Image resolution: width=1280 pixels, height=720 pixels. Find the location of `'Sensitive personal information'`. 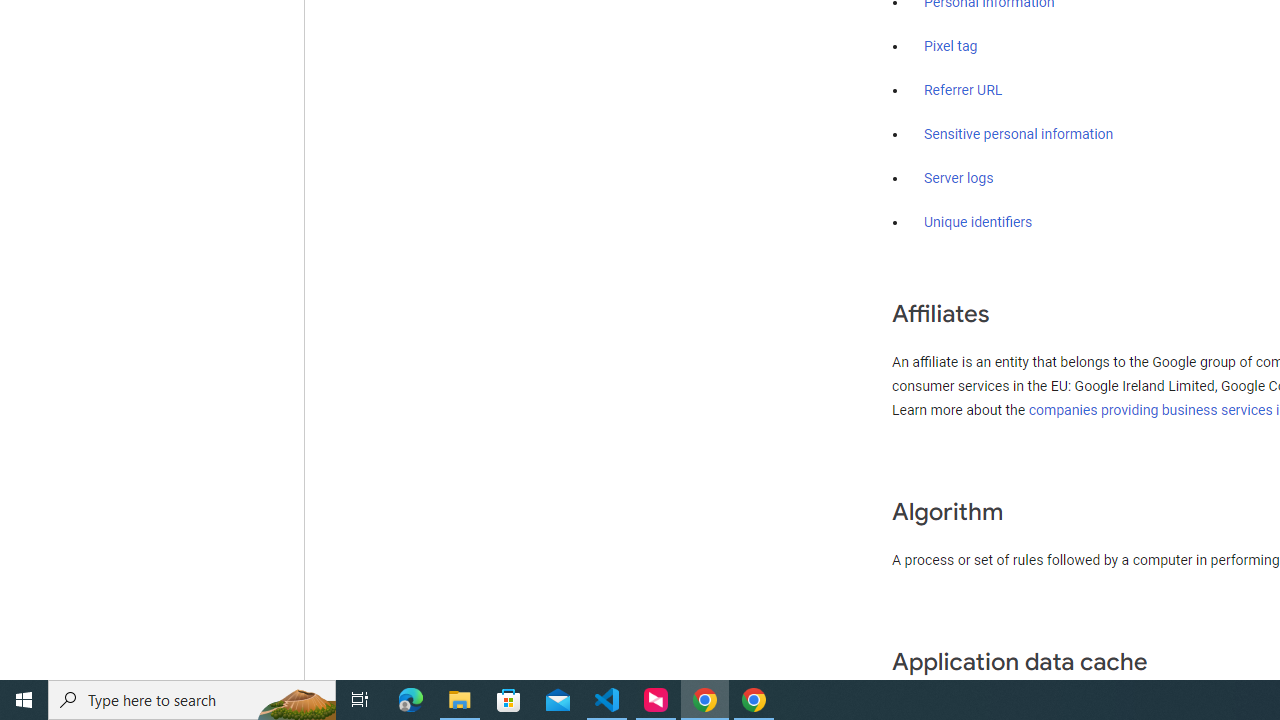

'Sensitive personal information' is located at coordinates (1018, 135).